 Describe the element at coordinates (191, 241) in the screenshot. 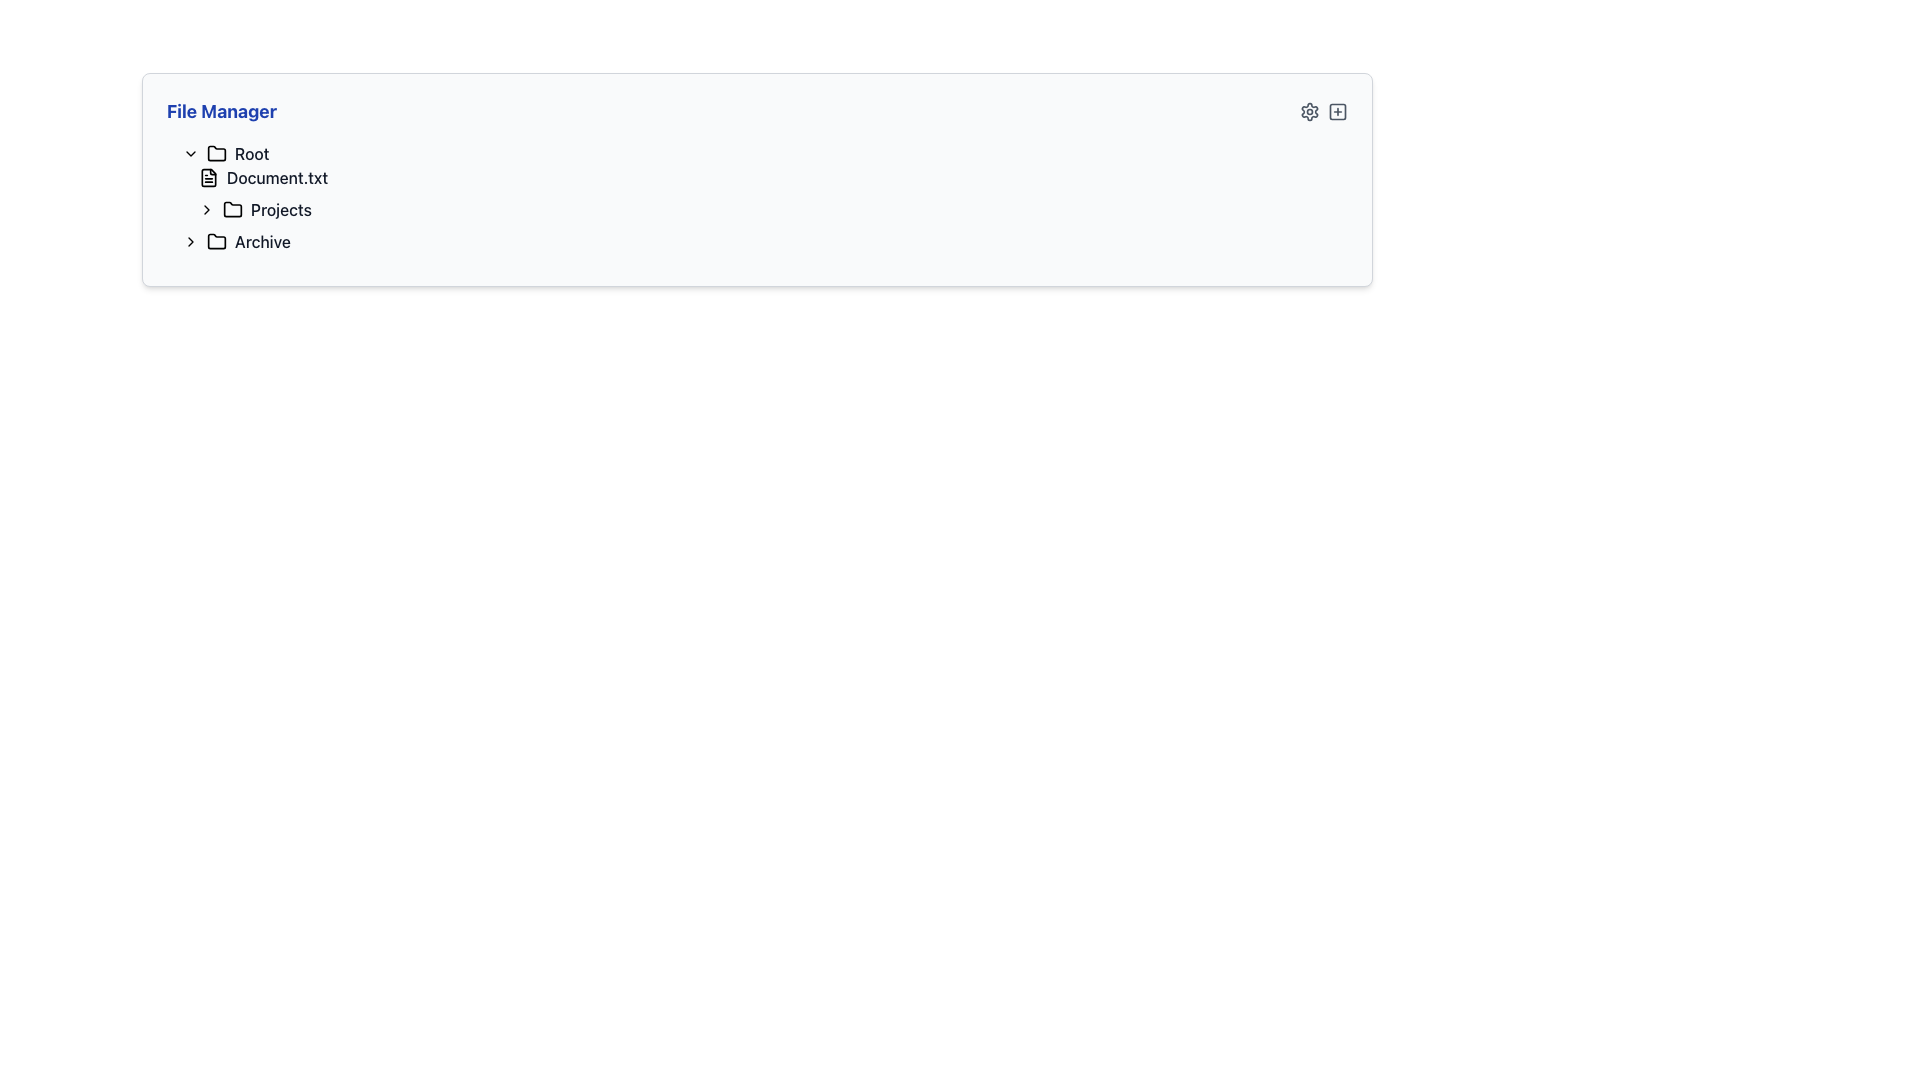

I see `the Chevron icon button located to the left of the 'Archive' folder label` at that location.